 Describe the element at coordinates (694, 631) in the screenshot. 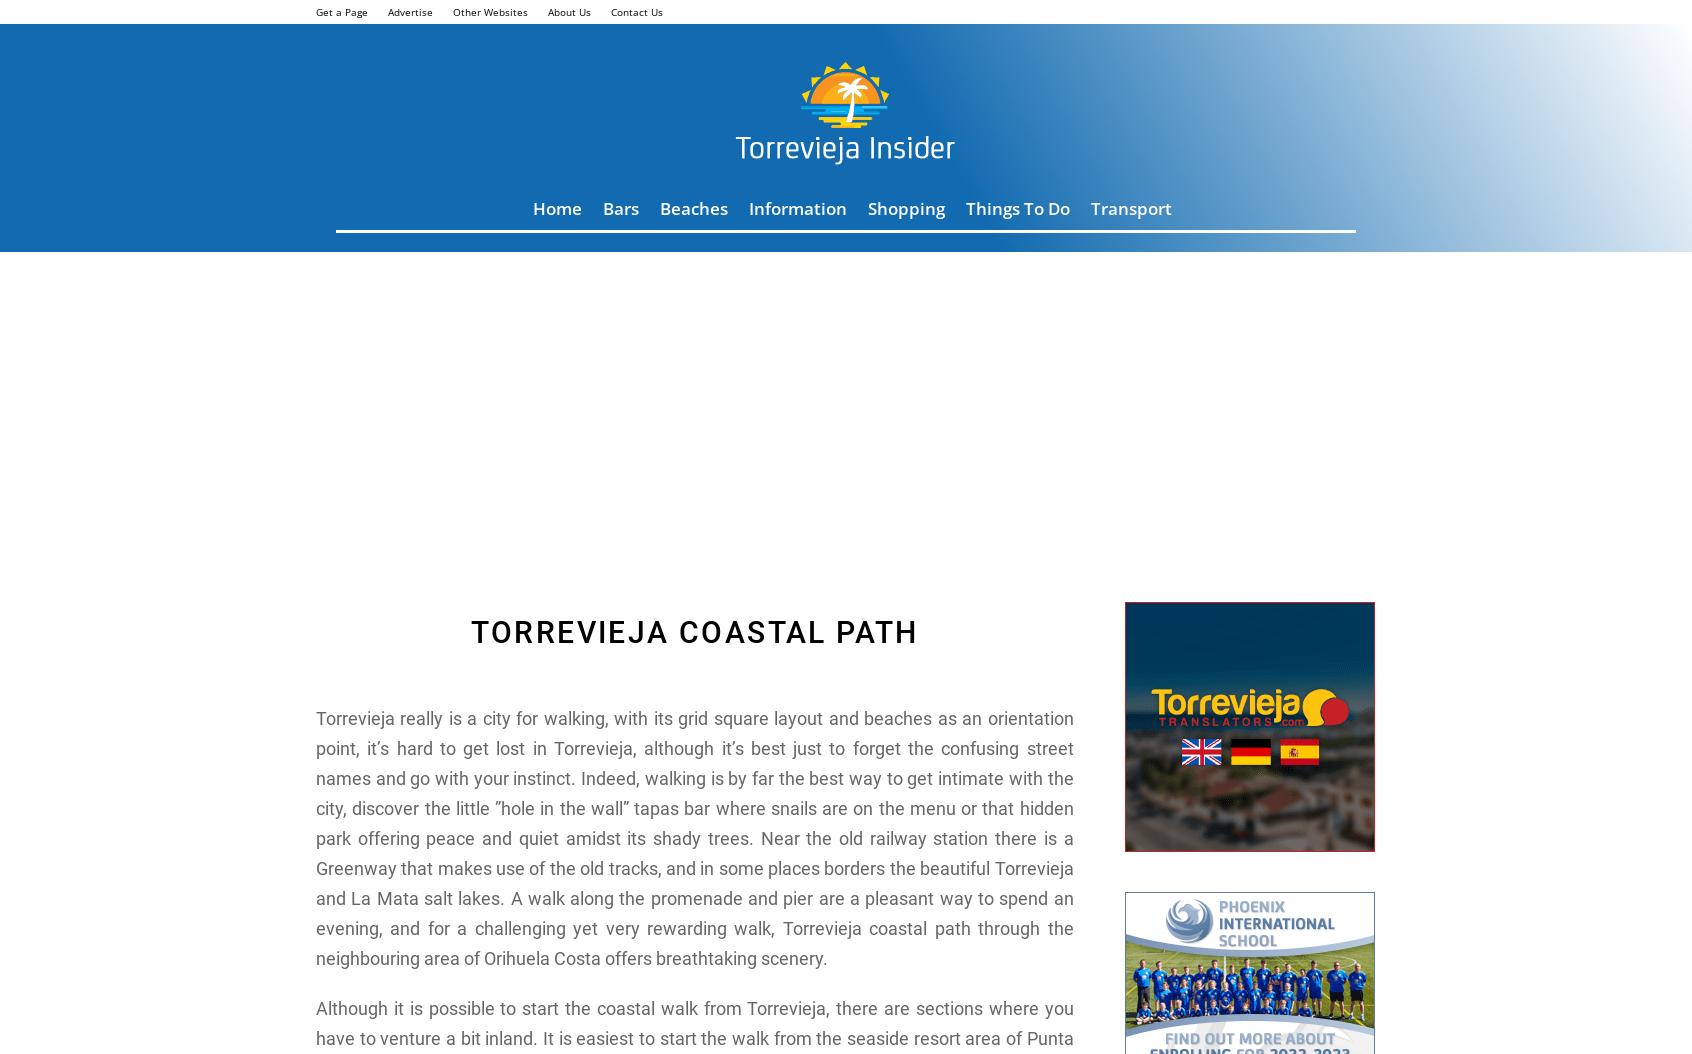

I see `'Torrevieja Coastal Path'` at that location.